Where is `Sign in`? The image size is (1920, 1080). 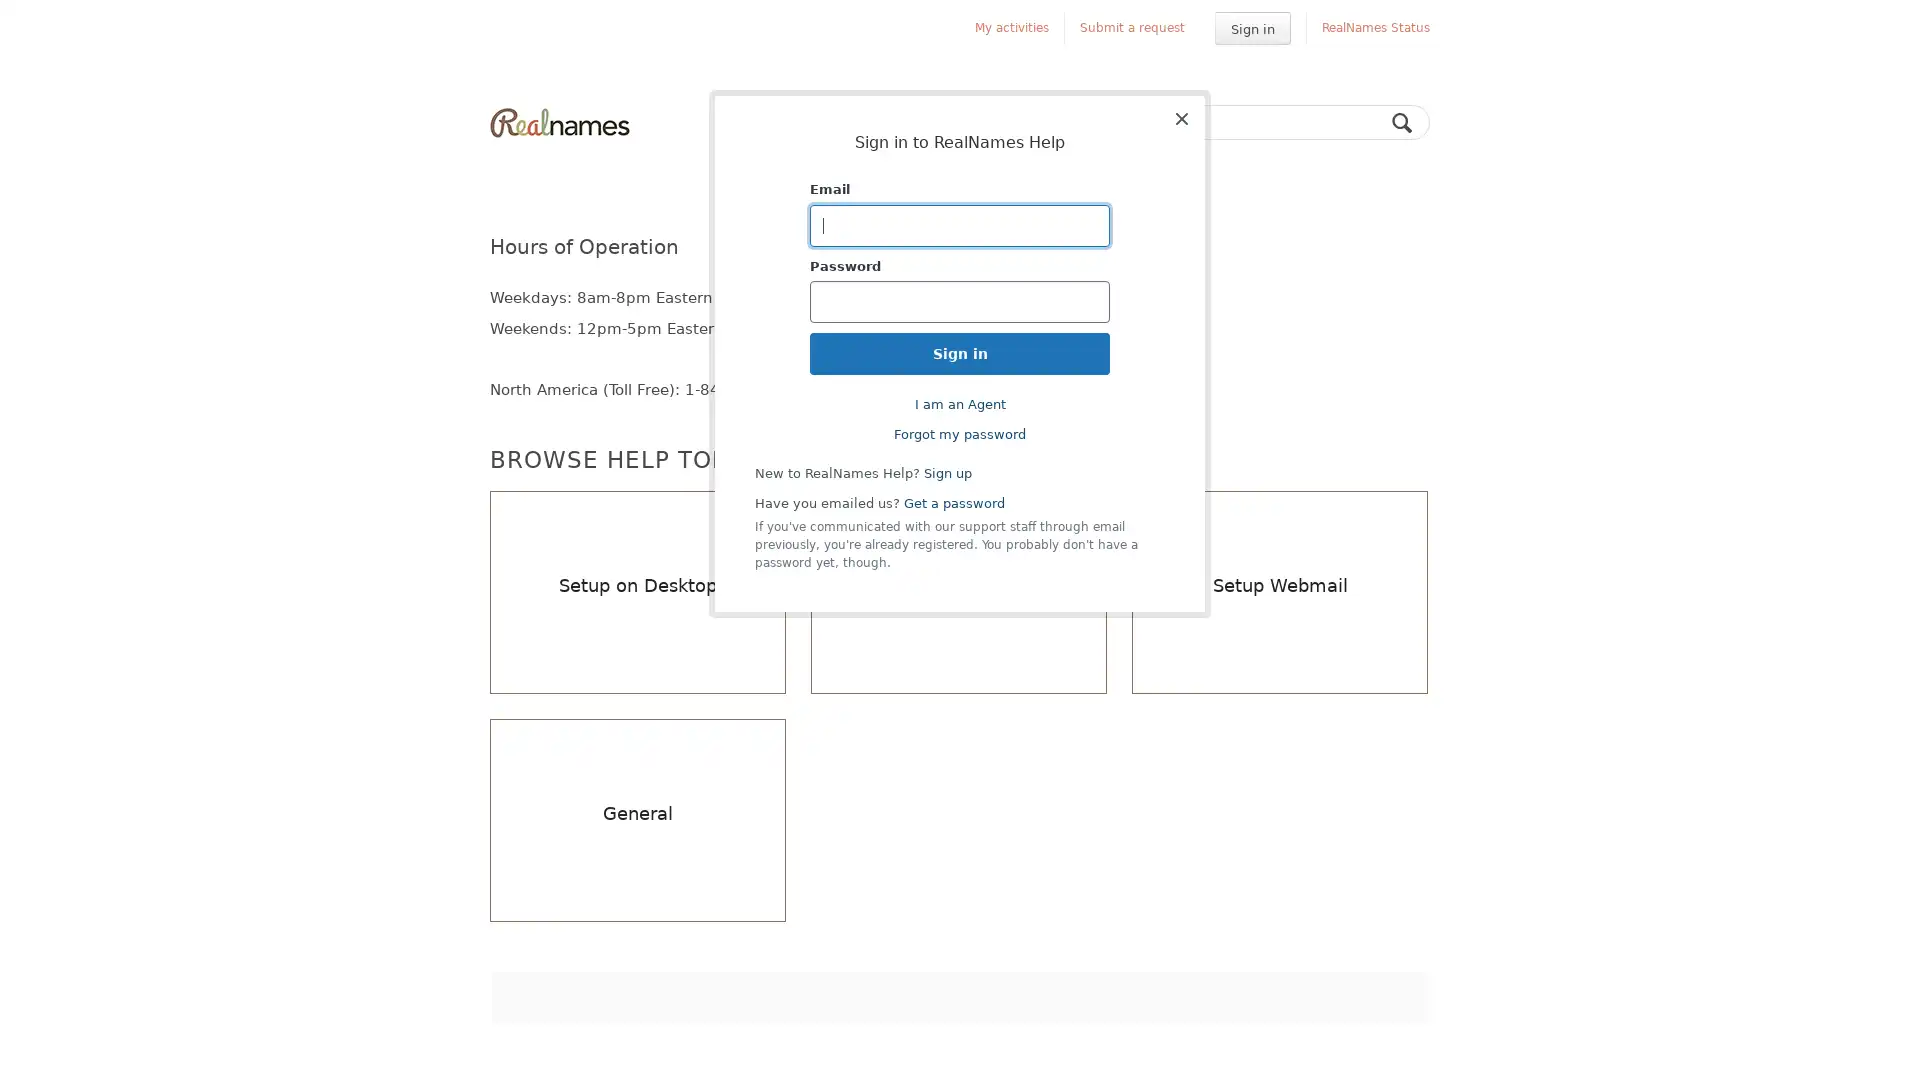 Sign in is located at coordinates (1251, 28).